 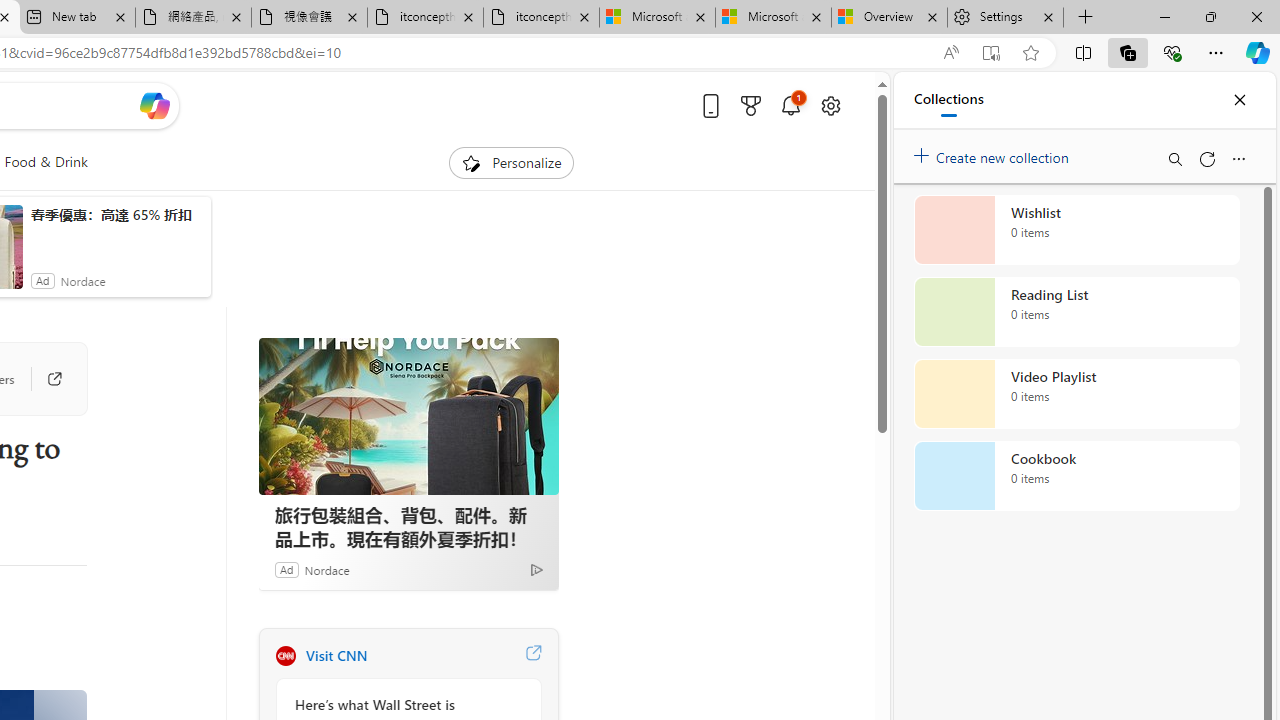 What do you see at coordinates (995, 152) in the screenshot?
I see `'Create new collection'` at bounding box center [995, 152].